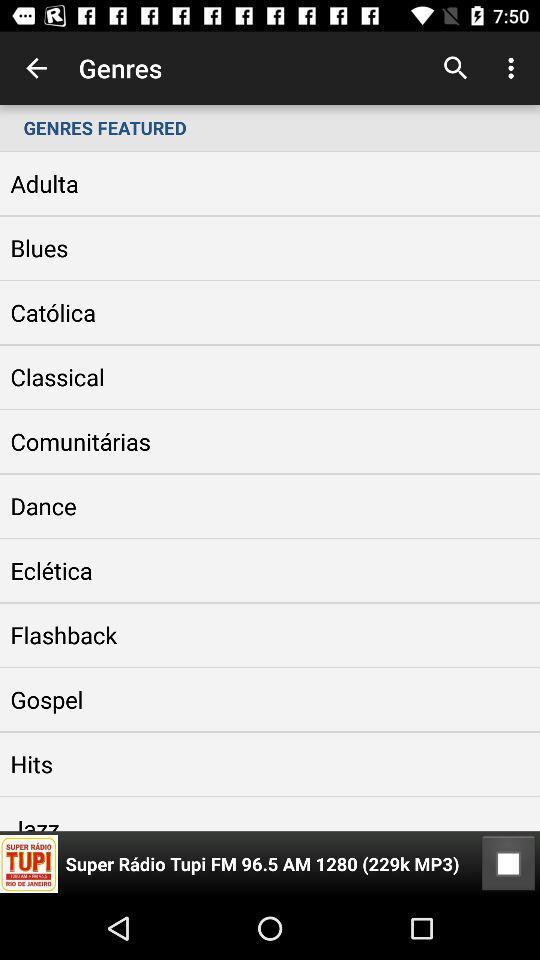  Describe the element at coordinates (508, 863) in the screenshot. I see `the item at the bottom right corner` at that location.